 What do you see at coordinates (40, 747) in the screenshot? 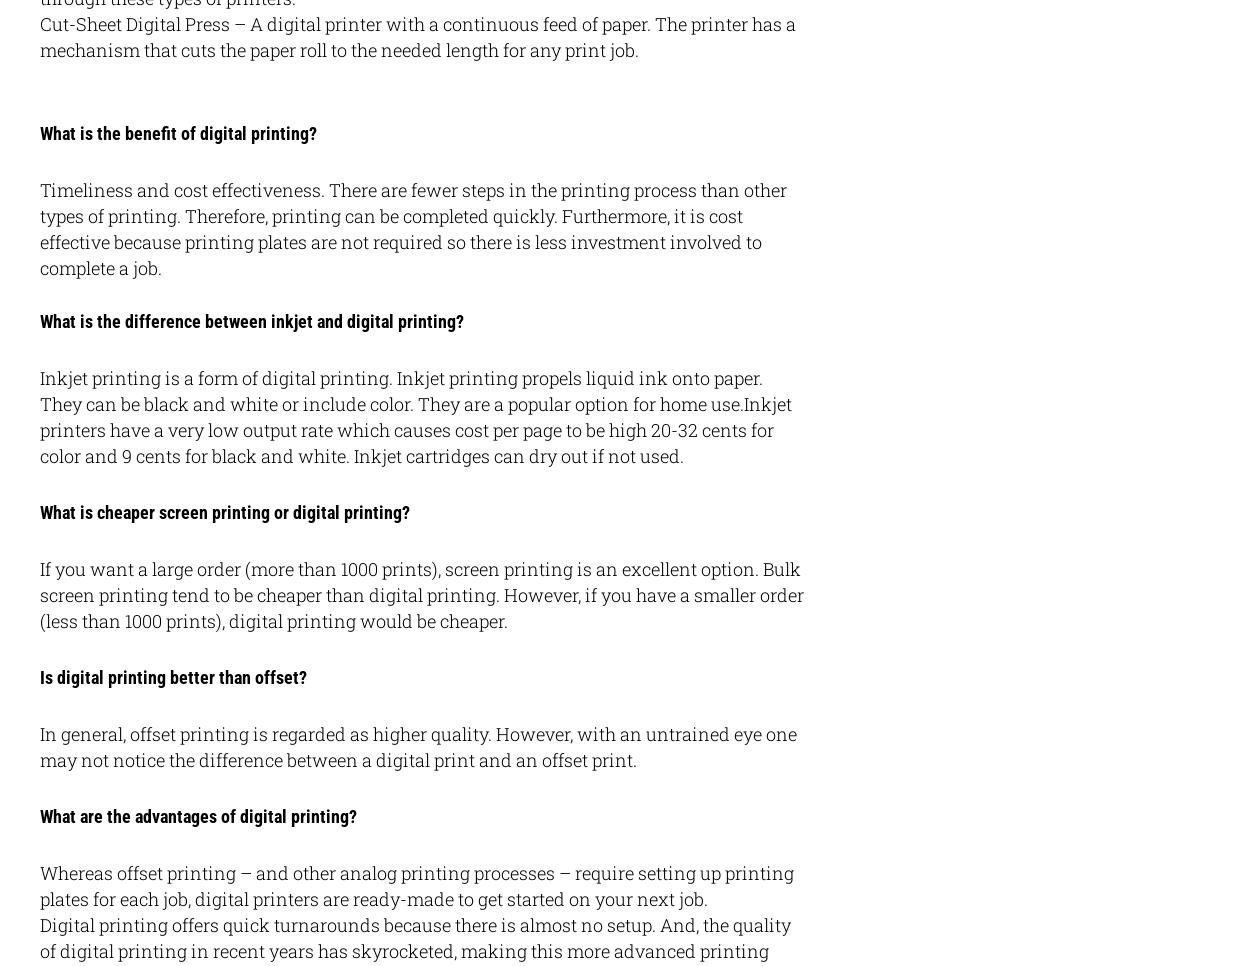
I see `'In general, offset printing is regarded as higher quality. However, with an untrained eye one may not notice the difference between a digital print and an offset print.'` at bounding box center [40, 747].